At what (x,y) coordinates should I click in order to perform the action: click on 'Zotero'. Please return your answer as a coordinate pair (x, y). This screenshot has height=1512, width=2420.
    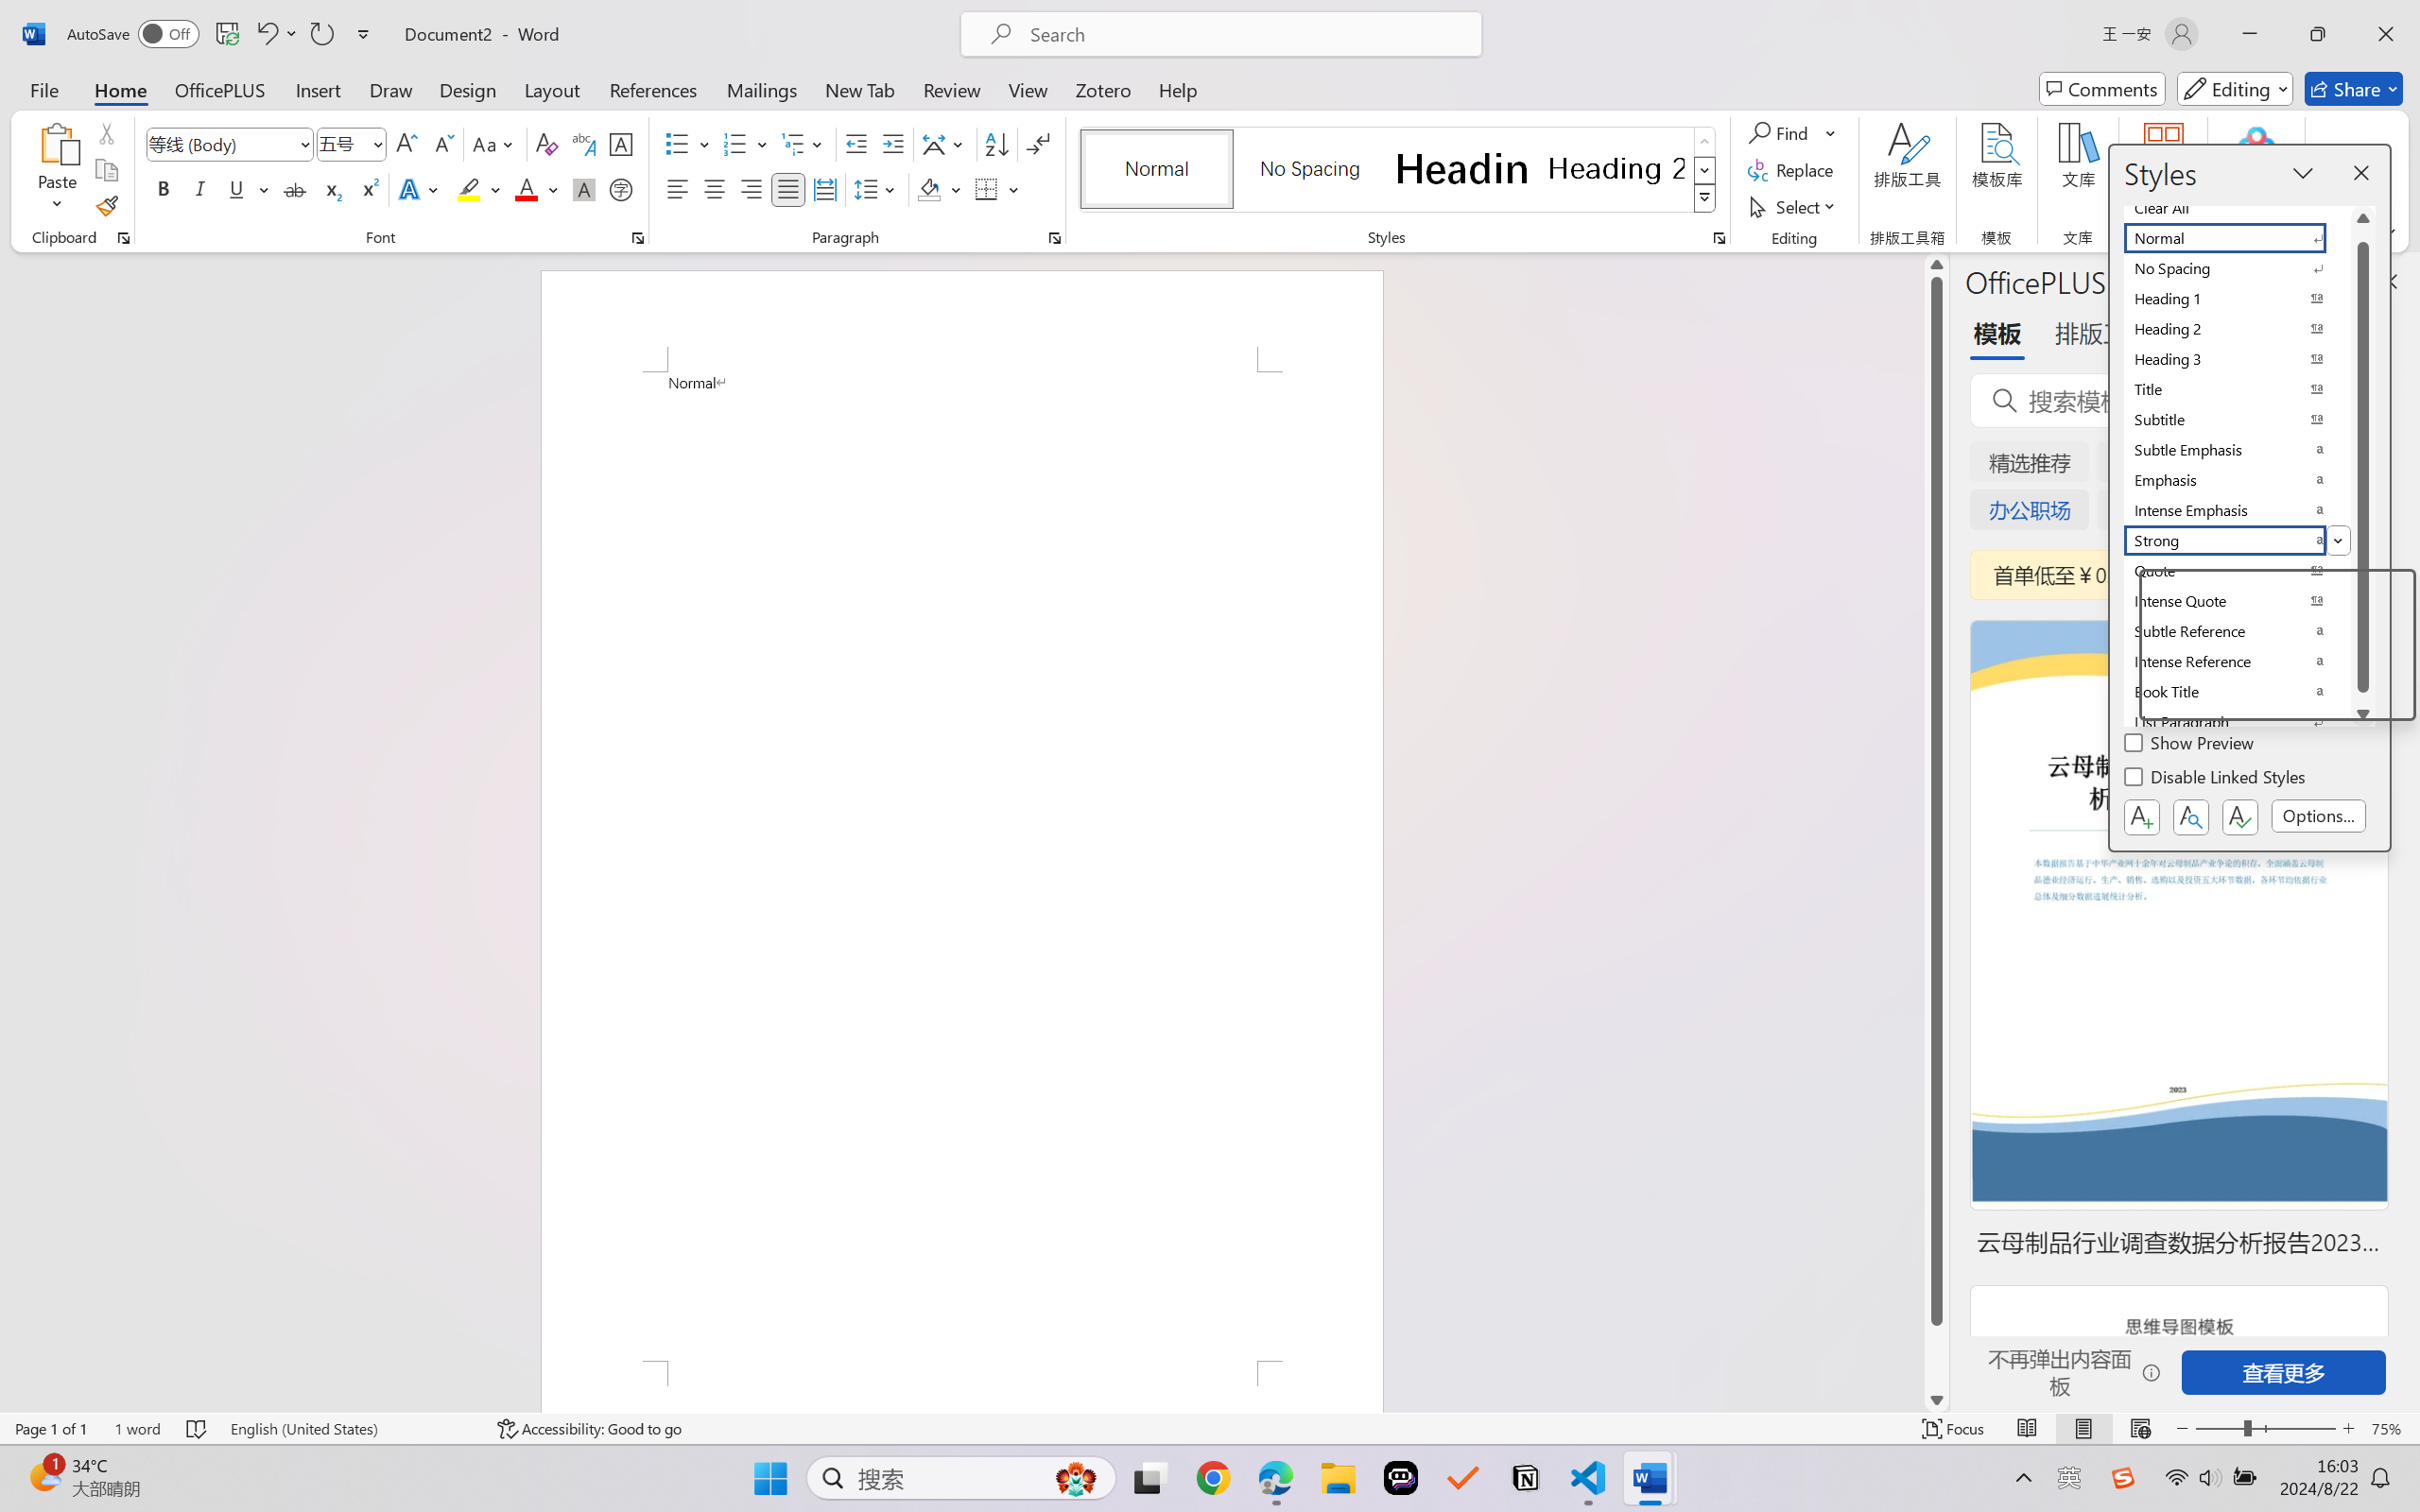
    Looking at the image, I should click on (1102, 88).